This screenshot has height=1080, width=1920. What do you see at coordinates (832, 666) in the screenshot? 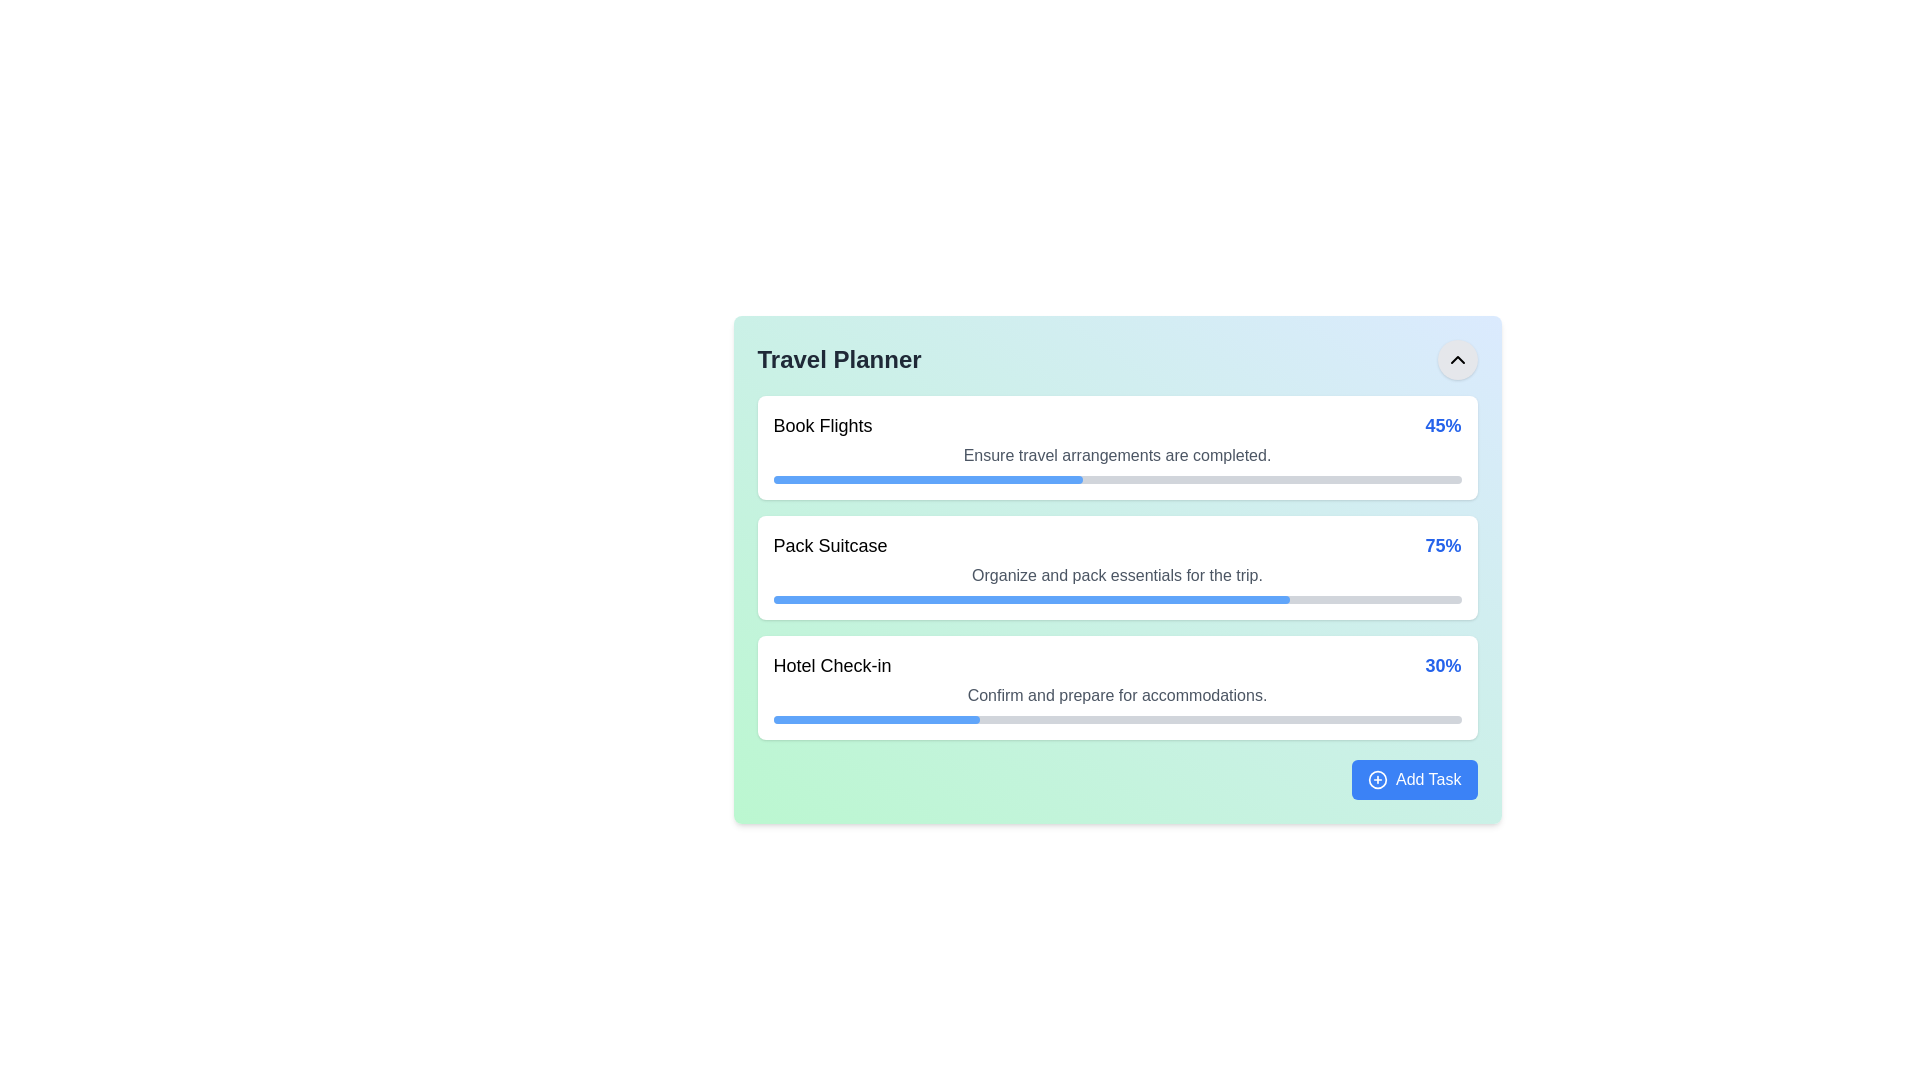
I see `the 'Hotel Check-in' text label in the Travel Planner interface, which serves as the title of a task section` at bounding box center [832, 666].